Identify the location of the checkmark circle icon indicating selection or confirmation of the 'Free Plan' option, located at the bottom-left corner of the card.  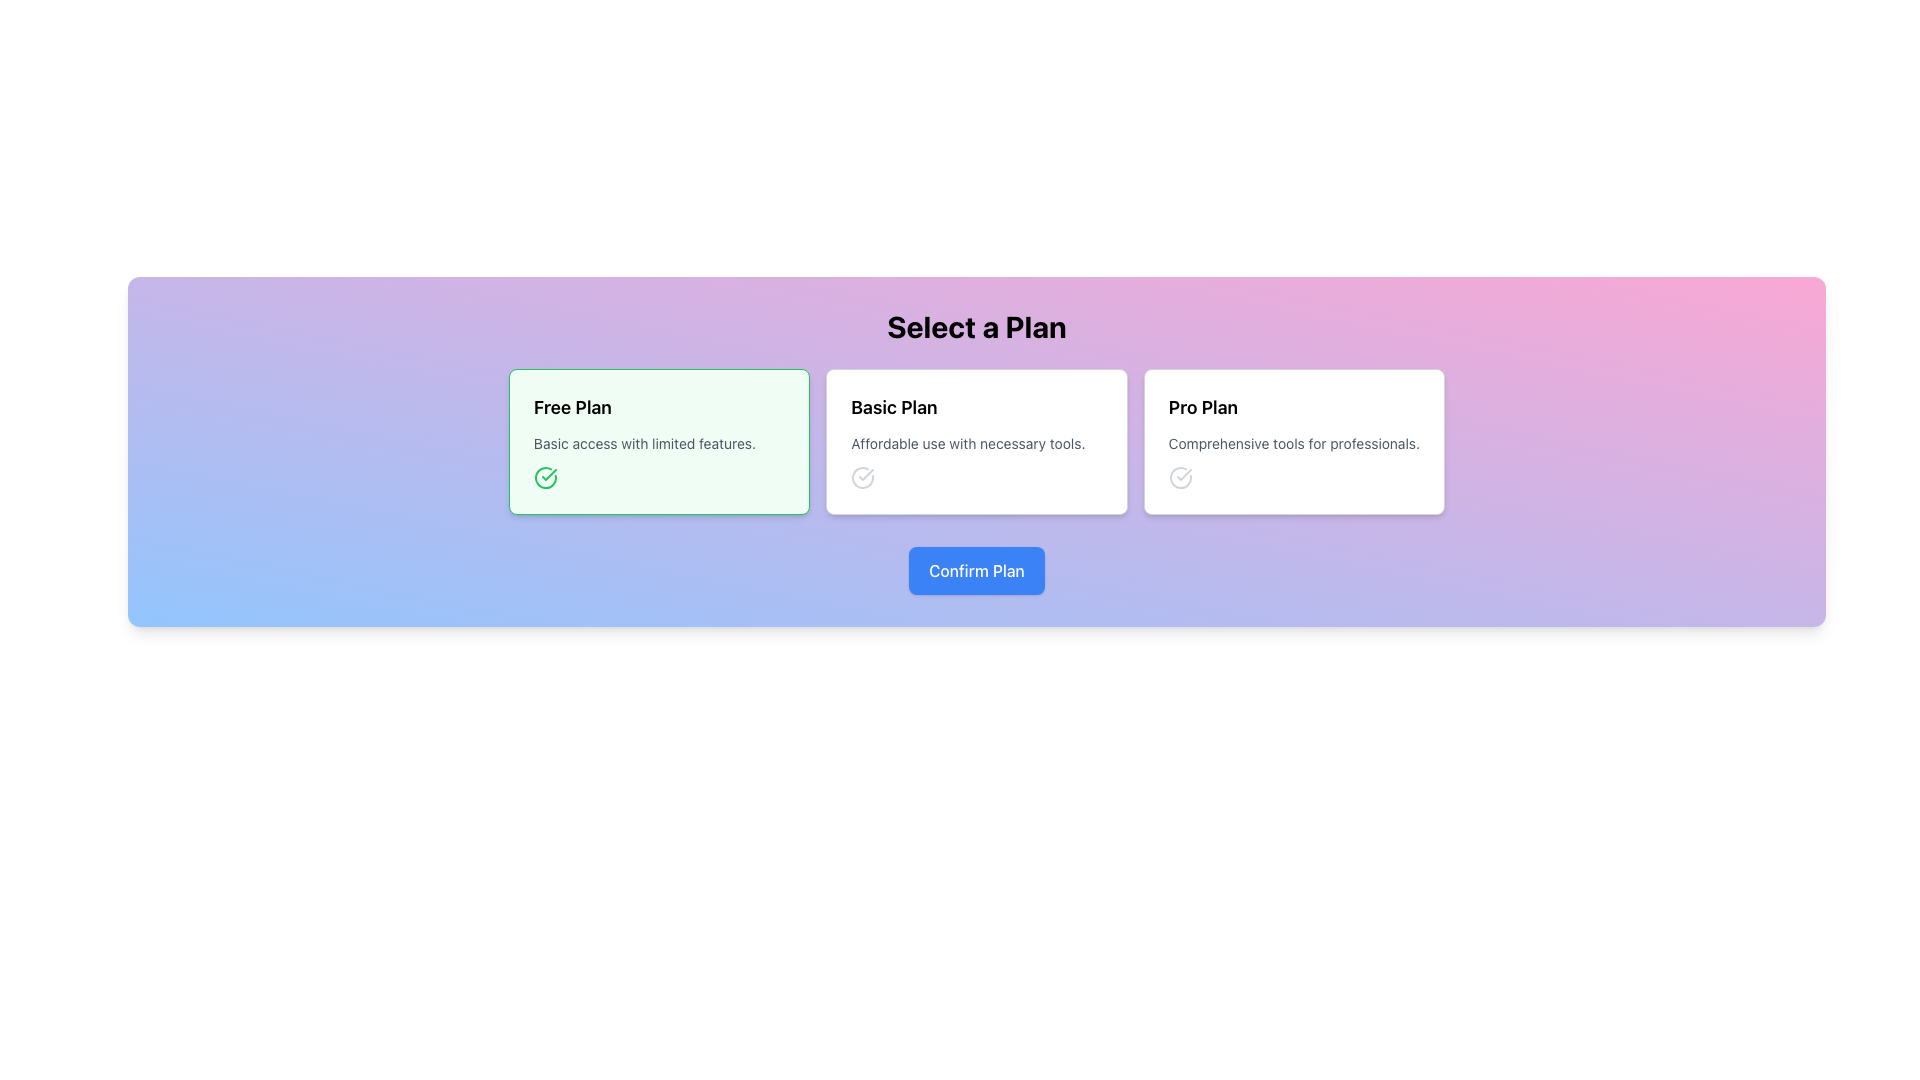
(545, 478).